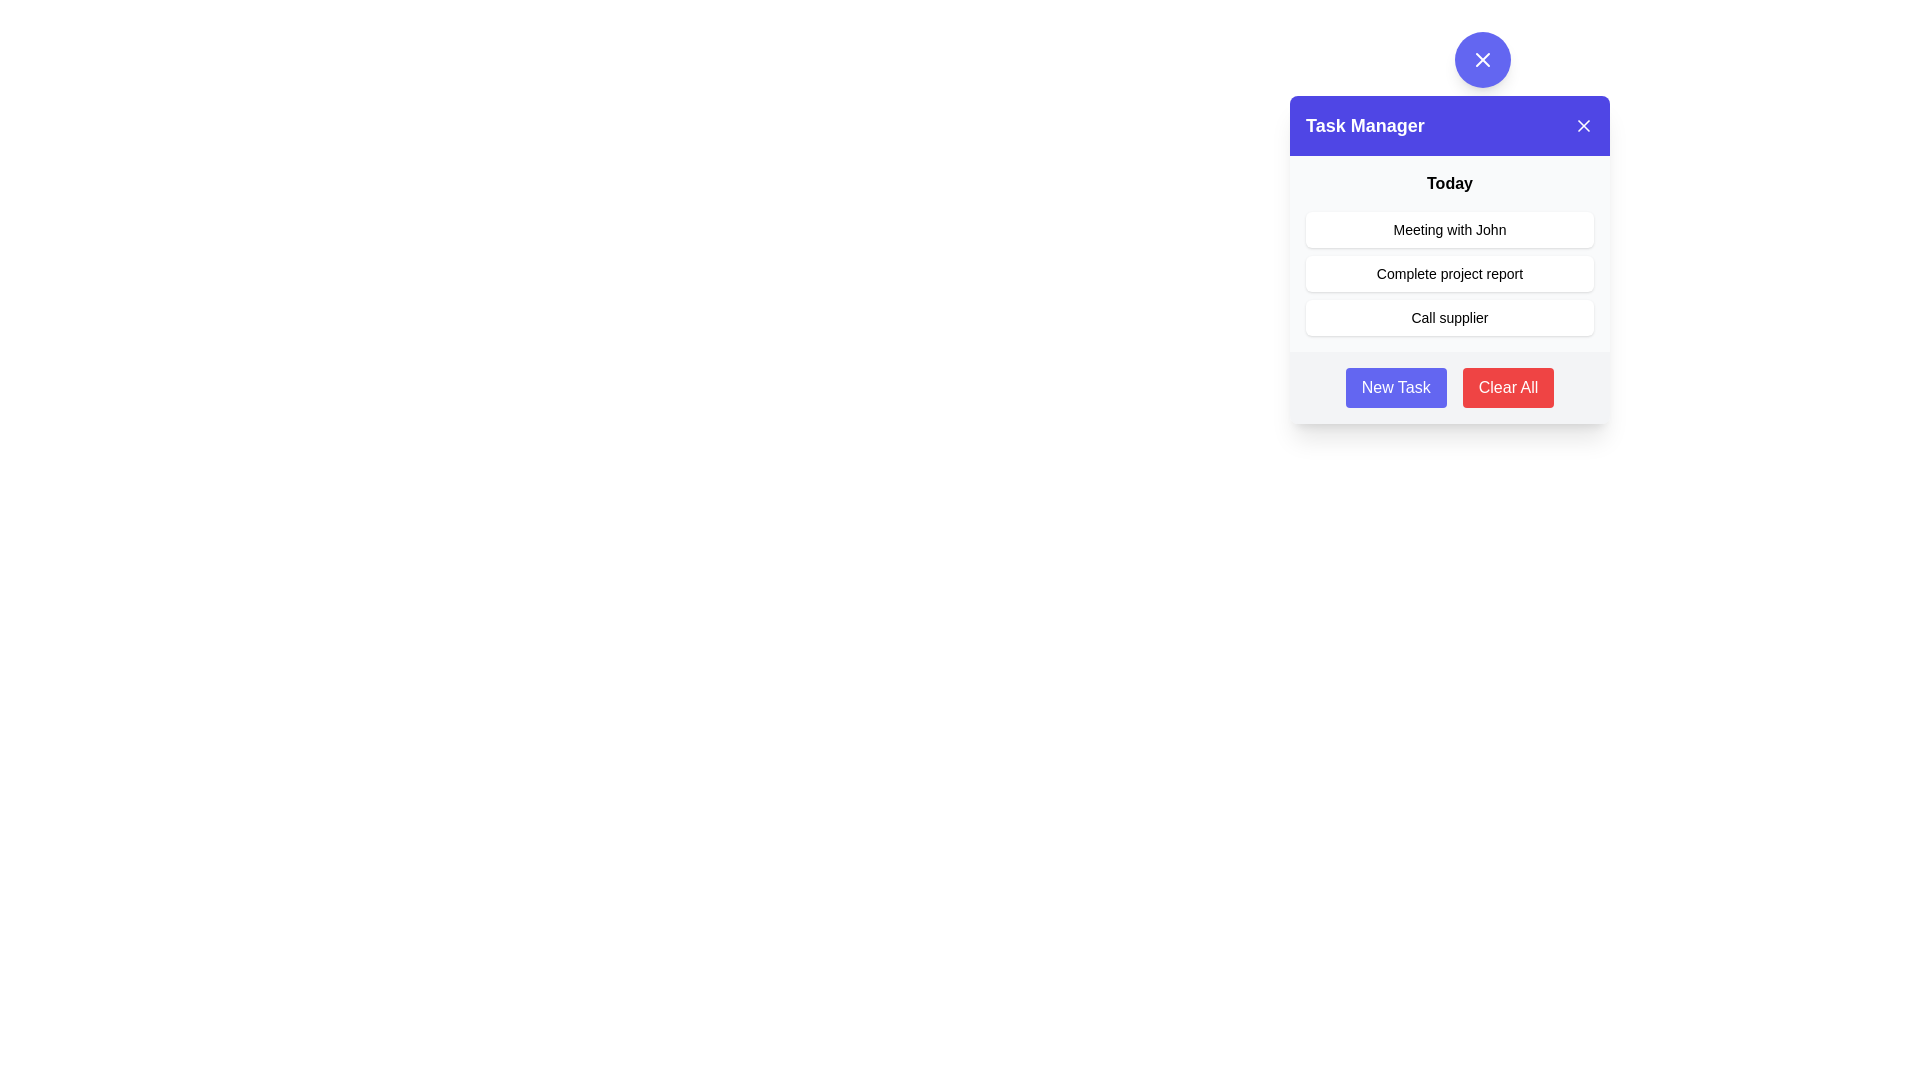 Image resolution: width=1920 pixels, height=1080 pixels. What do you see at coordinates (1395, 388) in the screenshot?
I see `the 'New Task' button with a purple background and white text` at bounding box center [1395, 388].